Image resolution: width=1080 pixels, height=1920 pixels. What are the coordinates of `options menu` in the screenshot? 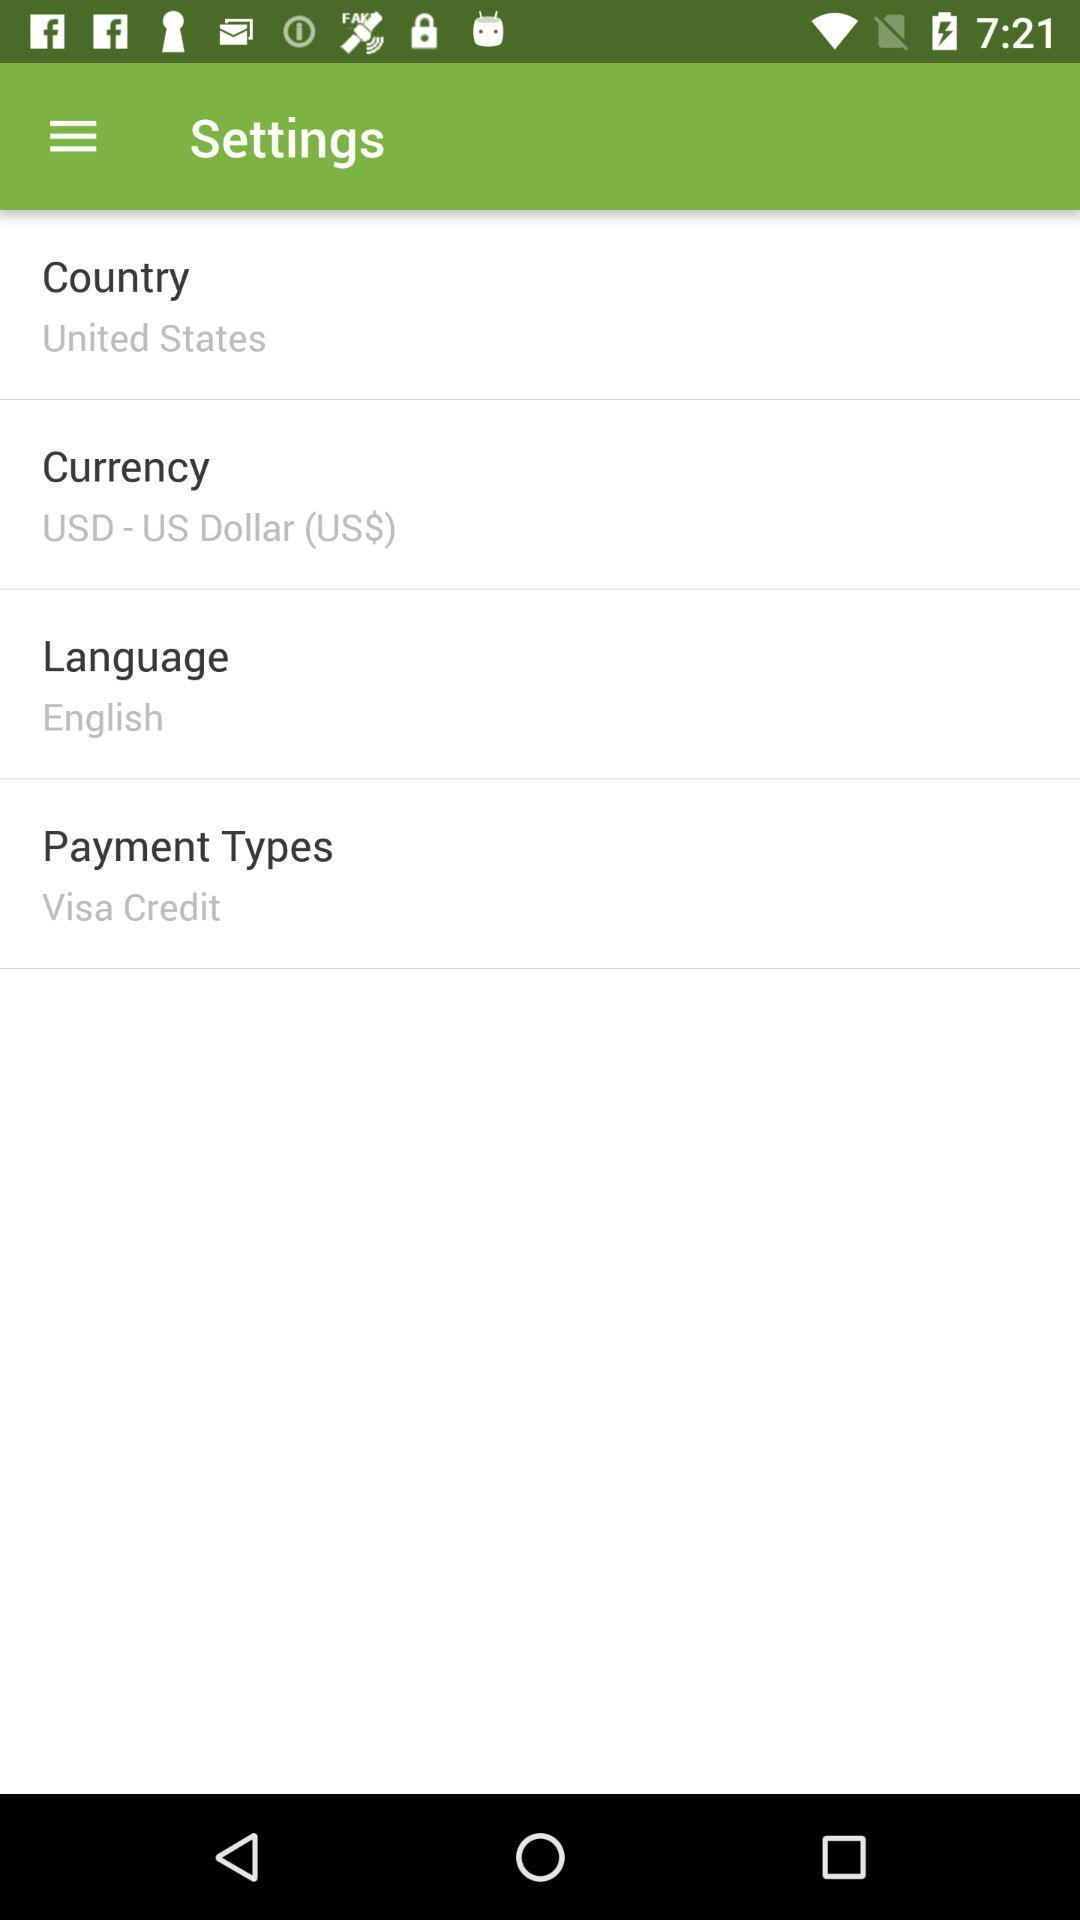 It's located at (72, 135).